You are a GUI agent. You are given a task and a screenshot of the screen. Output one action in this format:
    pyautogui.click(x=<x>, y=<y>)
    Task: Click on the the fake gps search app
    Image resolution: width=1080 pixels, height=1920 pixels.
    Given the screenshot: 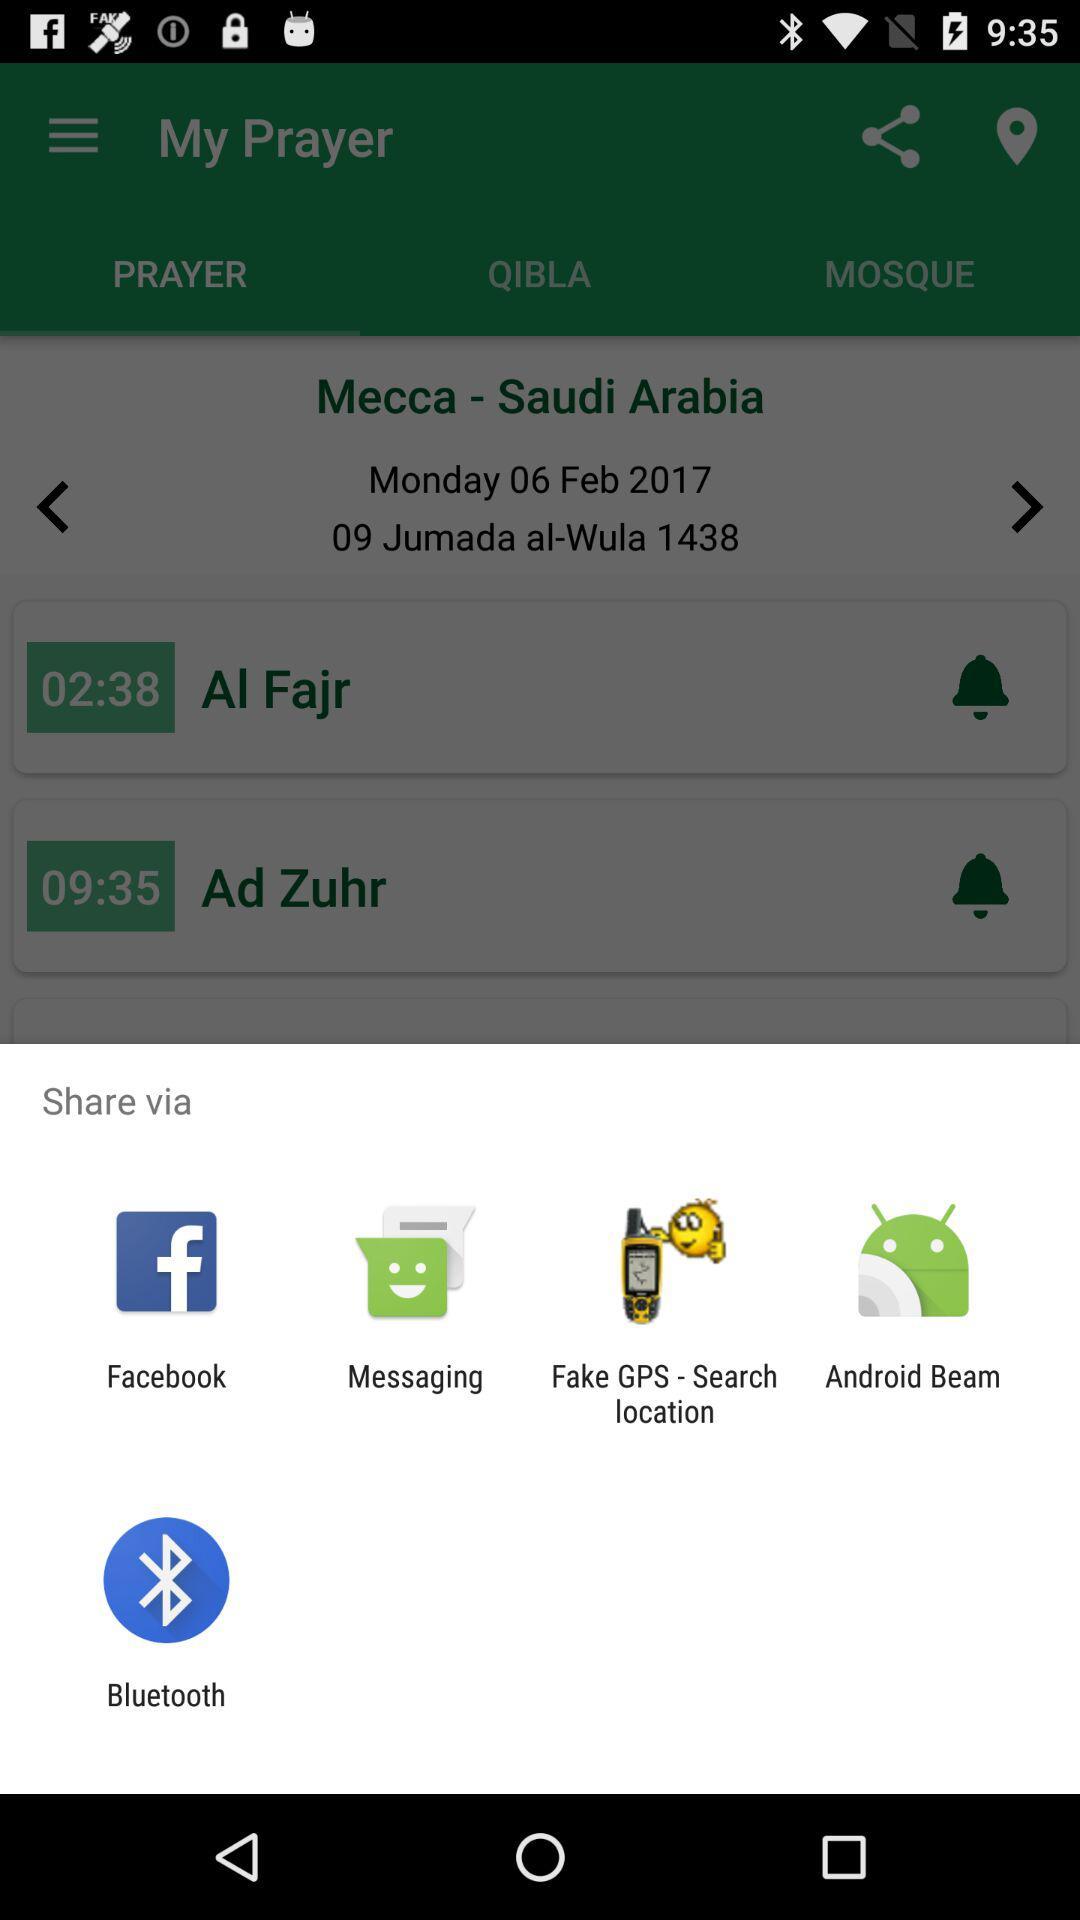 What is the action you would take?
    pyautogui.click(x=664, y=1392)
    